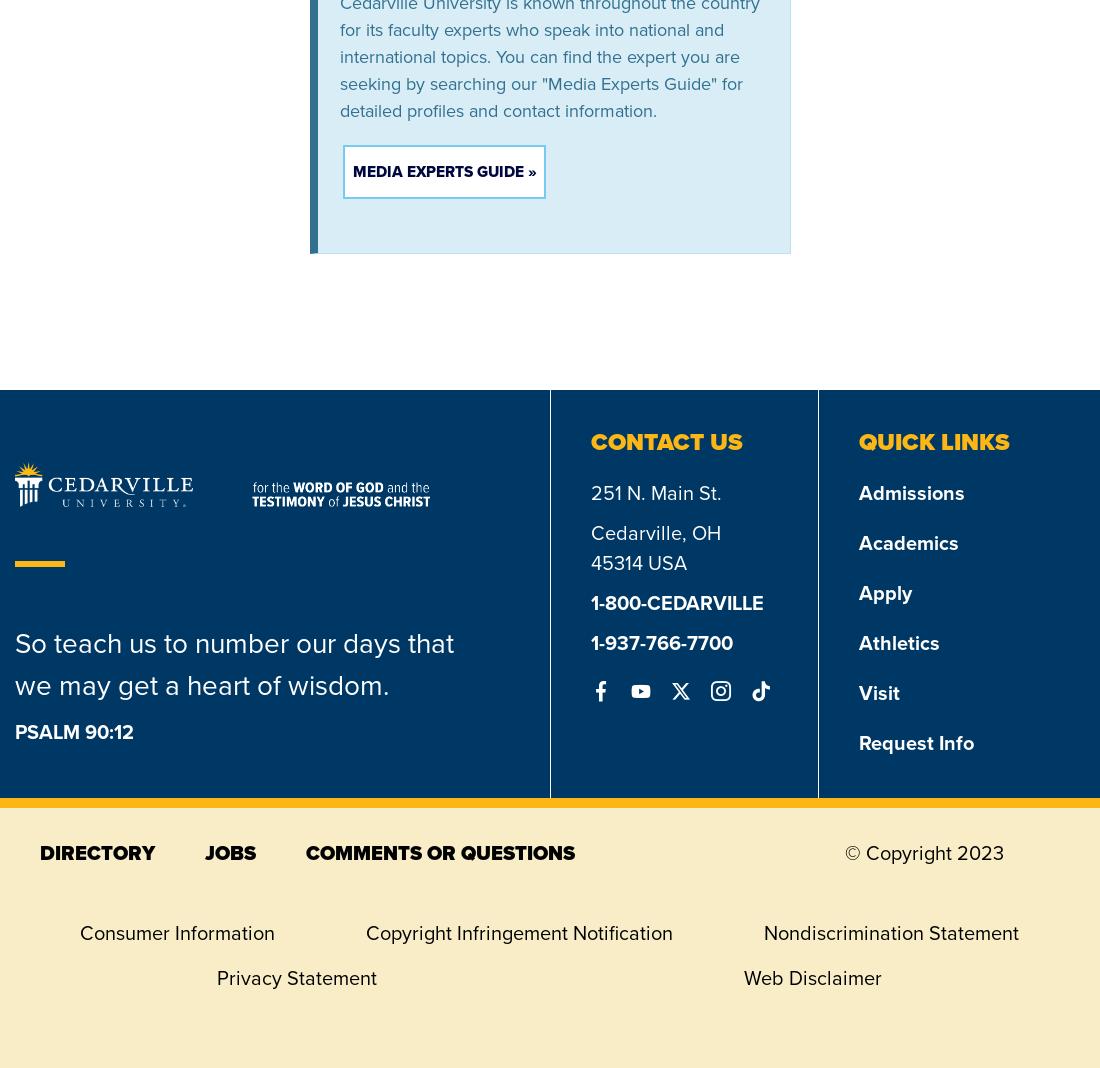 The image size is (1100, 1068). What do you see at coordinates (78, 932) in the screenshot?
I see `'Consumer Information'` at bounding box center [78, 932].